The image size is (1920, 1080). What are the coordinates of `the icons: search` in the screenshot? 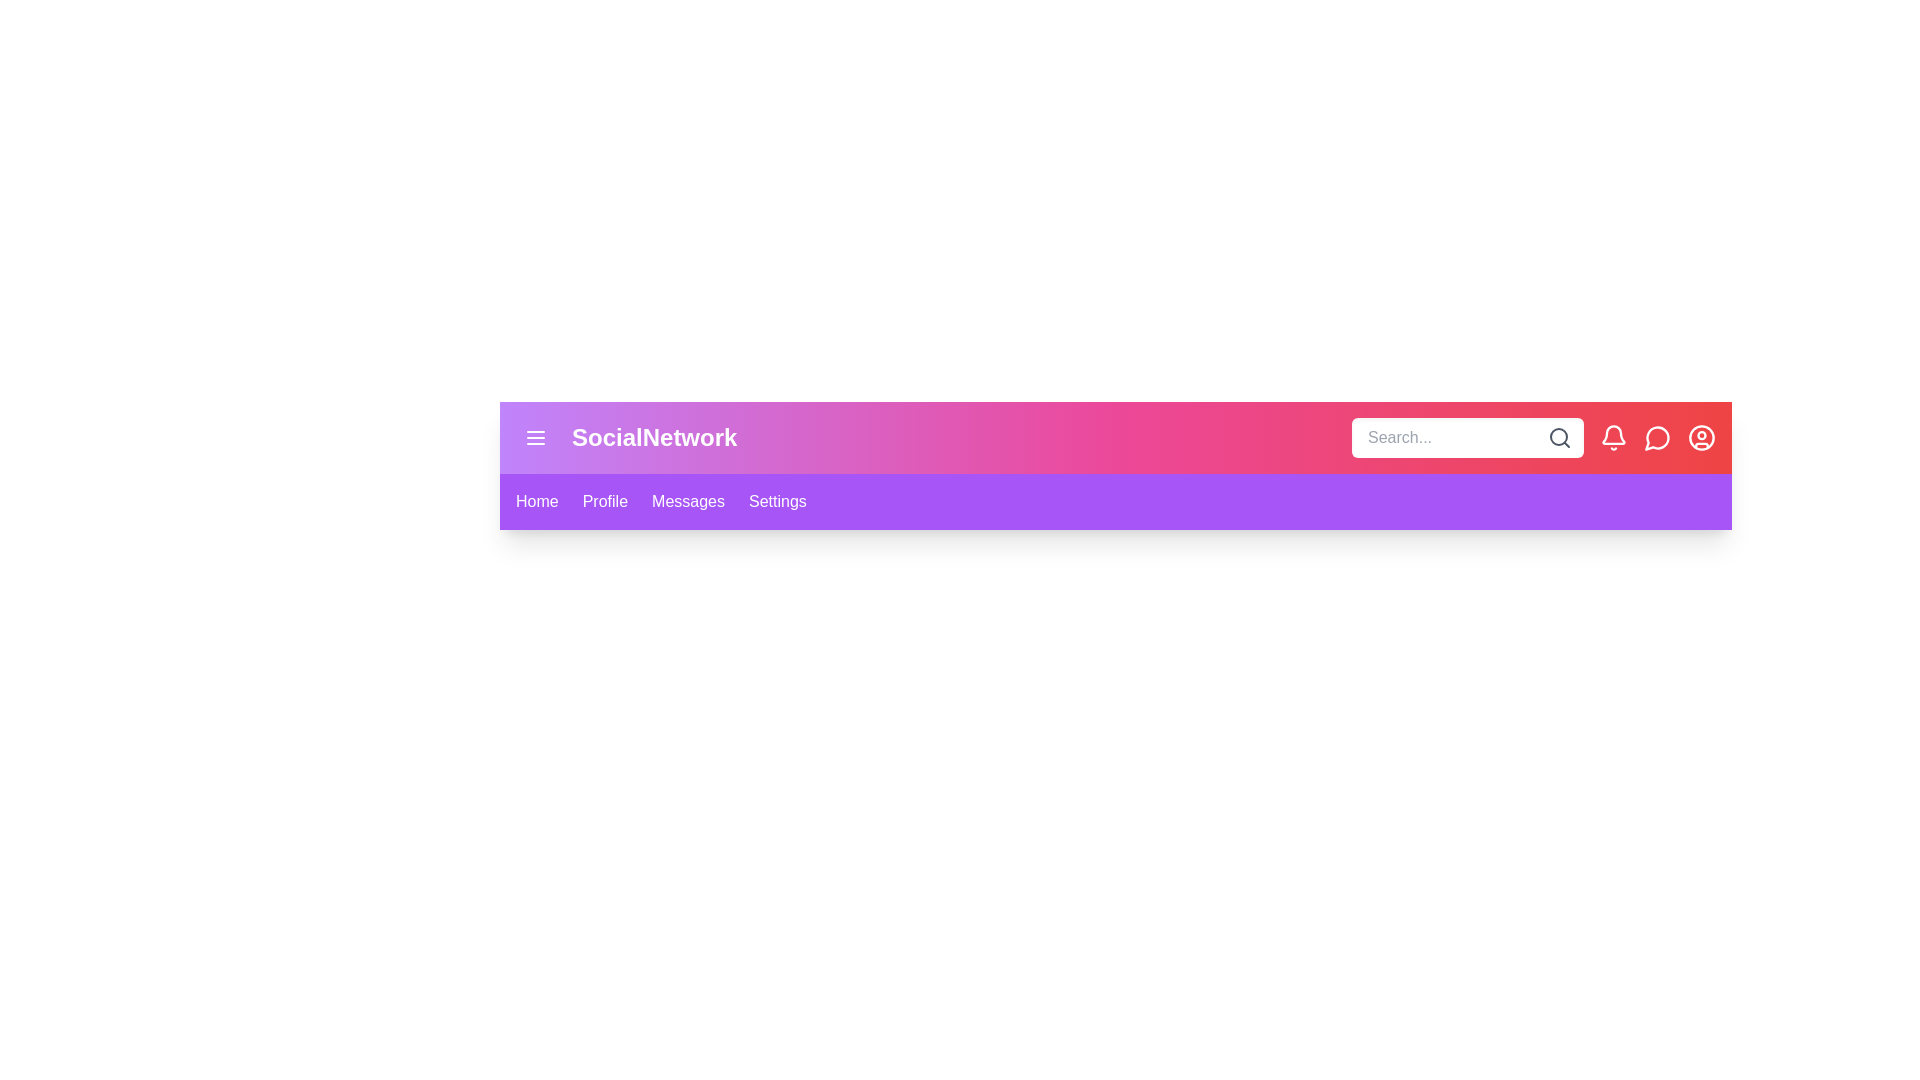 It's located at (1559, 437).